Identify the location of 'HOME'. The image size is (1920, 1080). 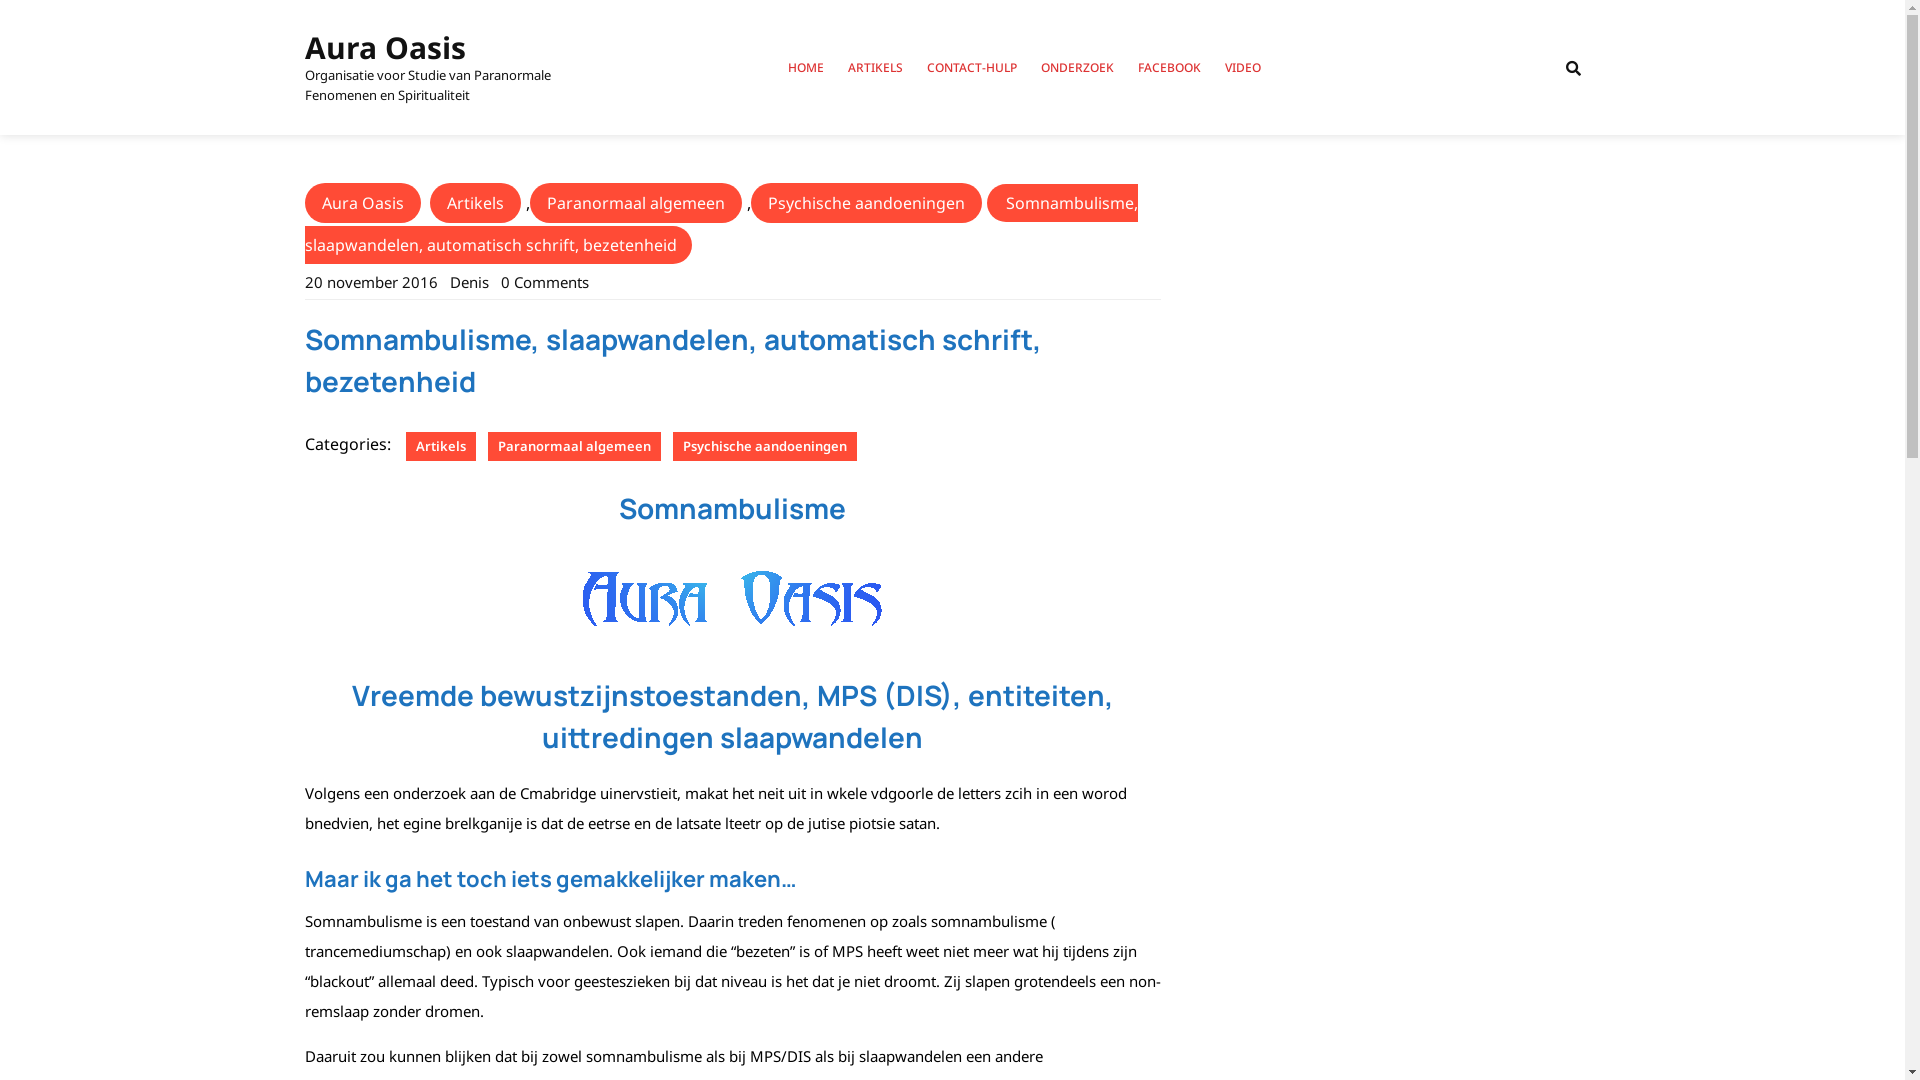
(806, 67).